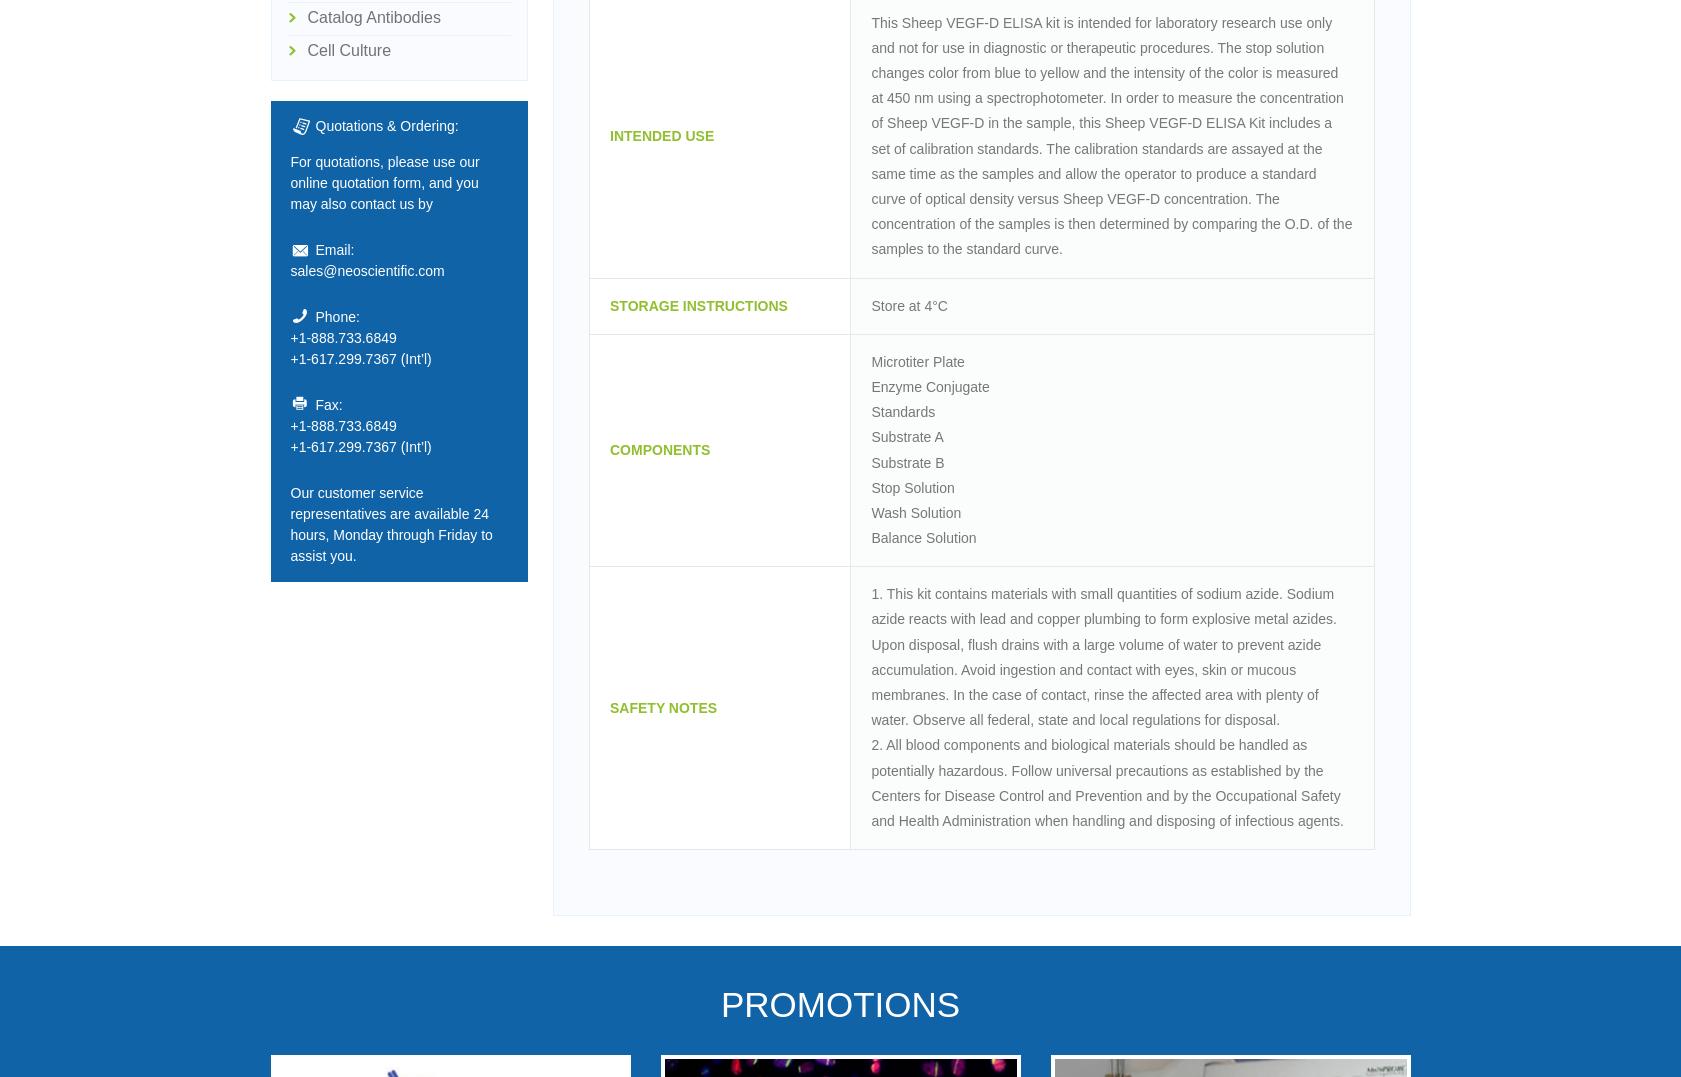 Image resolution: width=1681 pixels, height=1077 pixels. I want to click on 'promotions', so click(838, 1003).